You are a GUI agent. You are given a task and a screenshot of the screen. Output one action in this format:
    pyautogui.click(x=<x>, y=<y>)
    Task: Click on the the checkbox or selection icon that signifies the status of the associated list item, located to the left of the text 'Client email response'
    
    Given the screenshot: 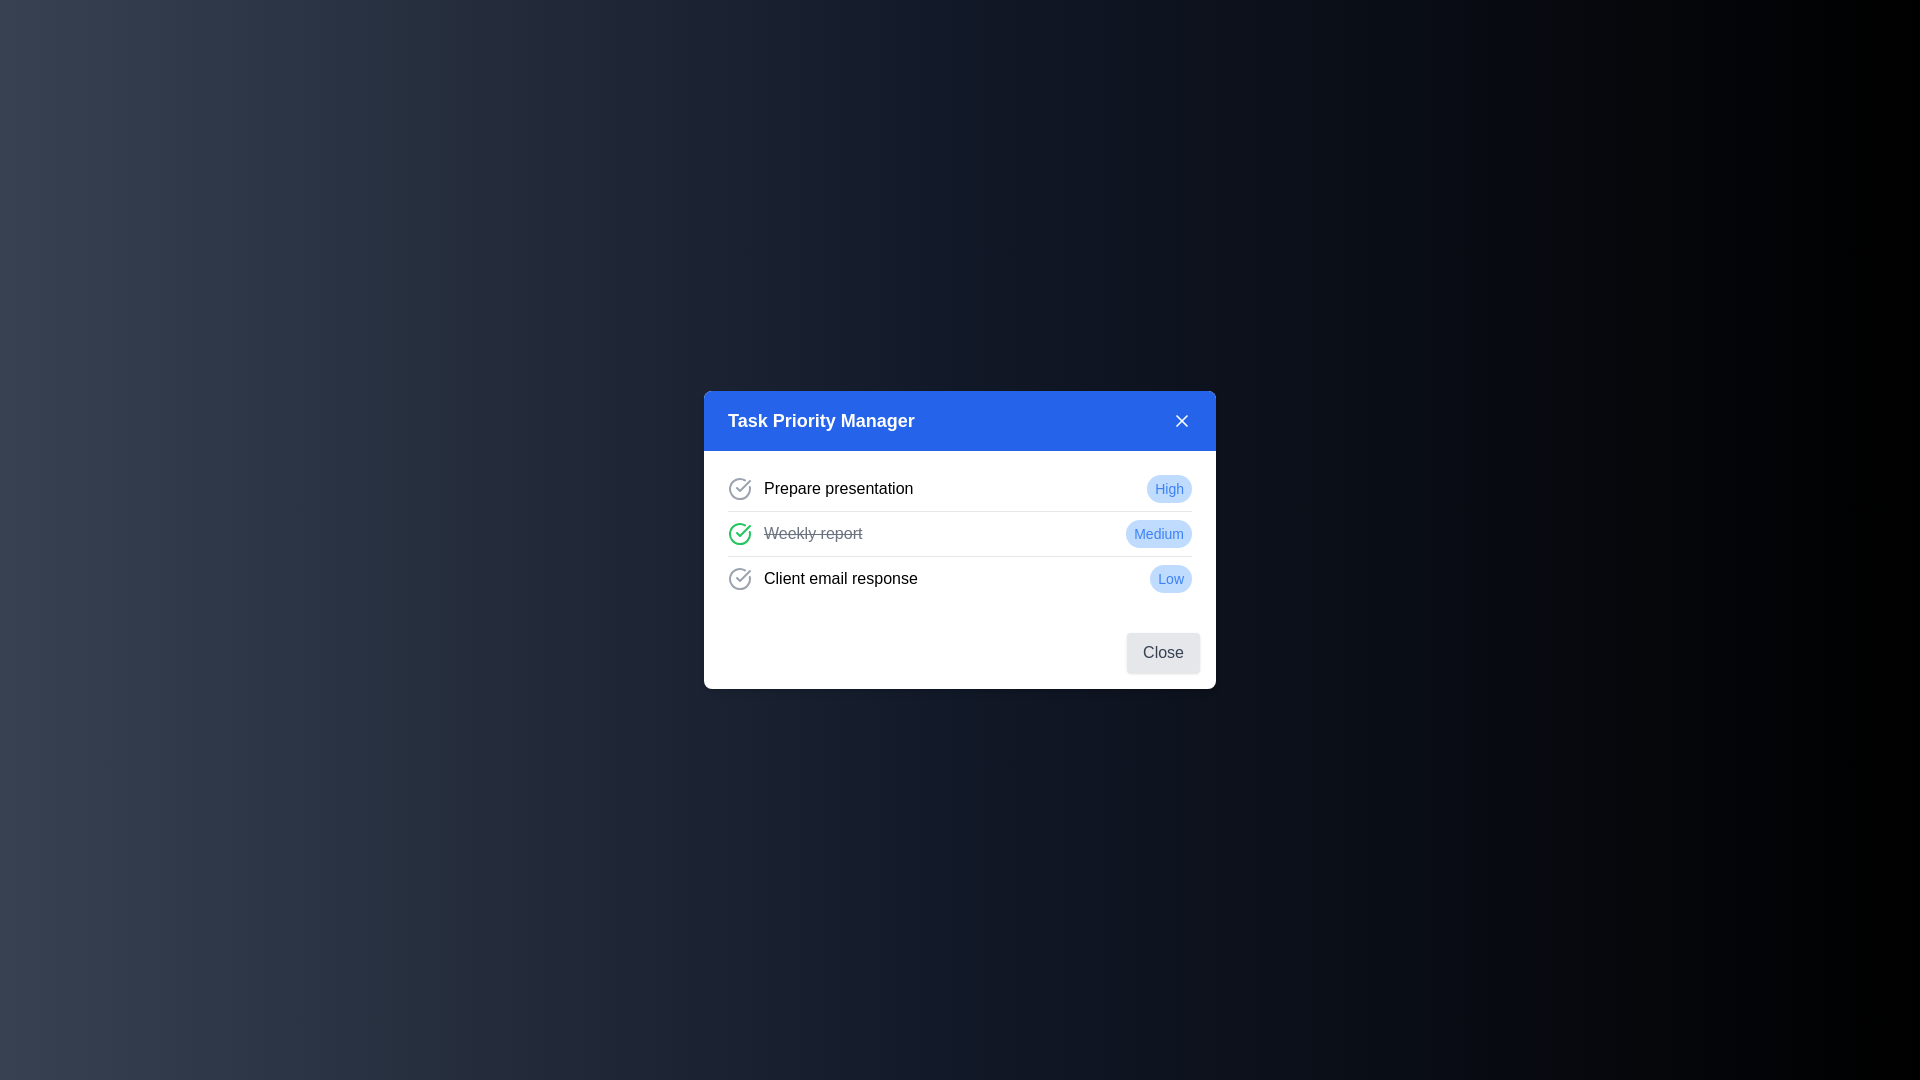 What is the action you would take?
    pyautogui.click(x=738, y=578)
    